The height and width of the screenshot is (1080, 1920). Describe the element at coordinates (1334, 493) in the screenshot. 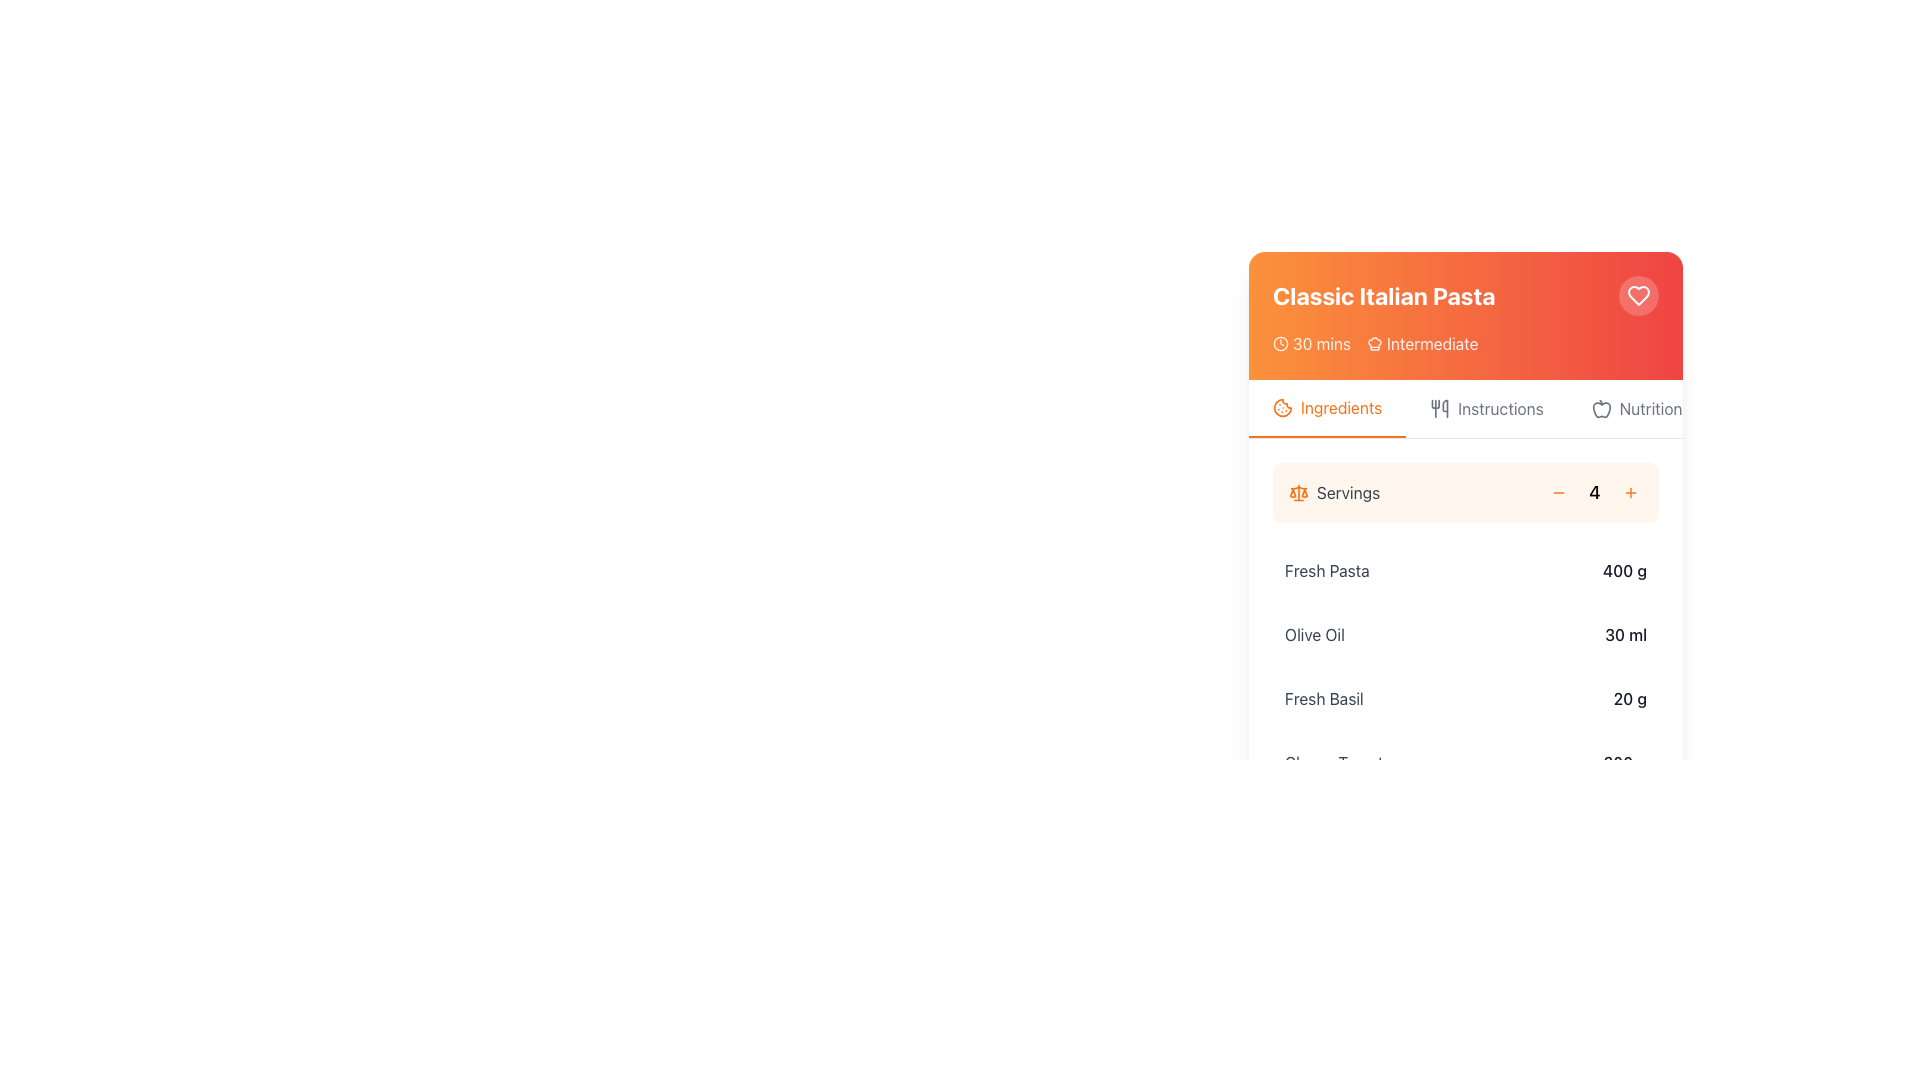

I see `the 'Servings' label with the orange scale icon` at that location.